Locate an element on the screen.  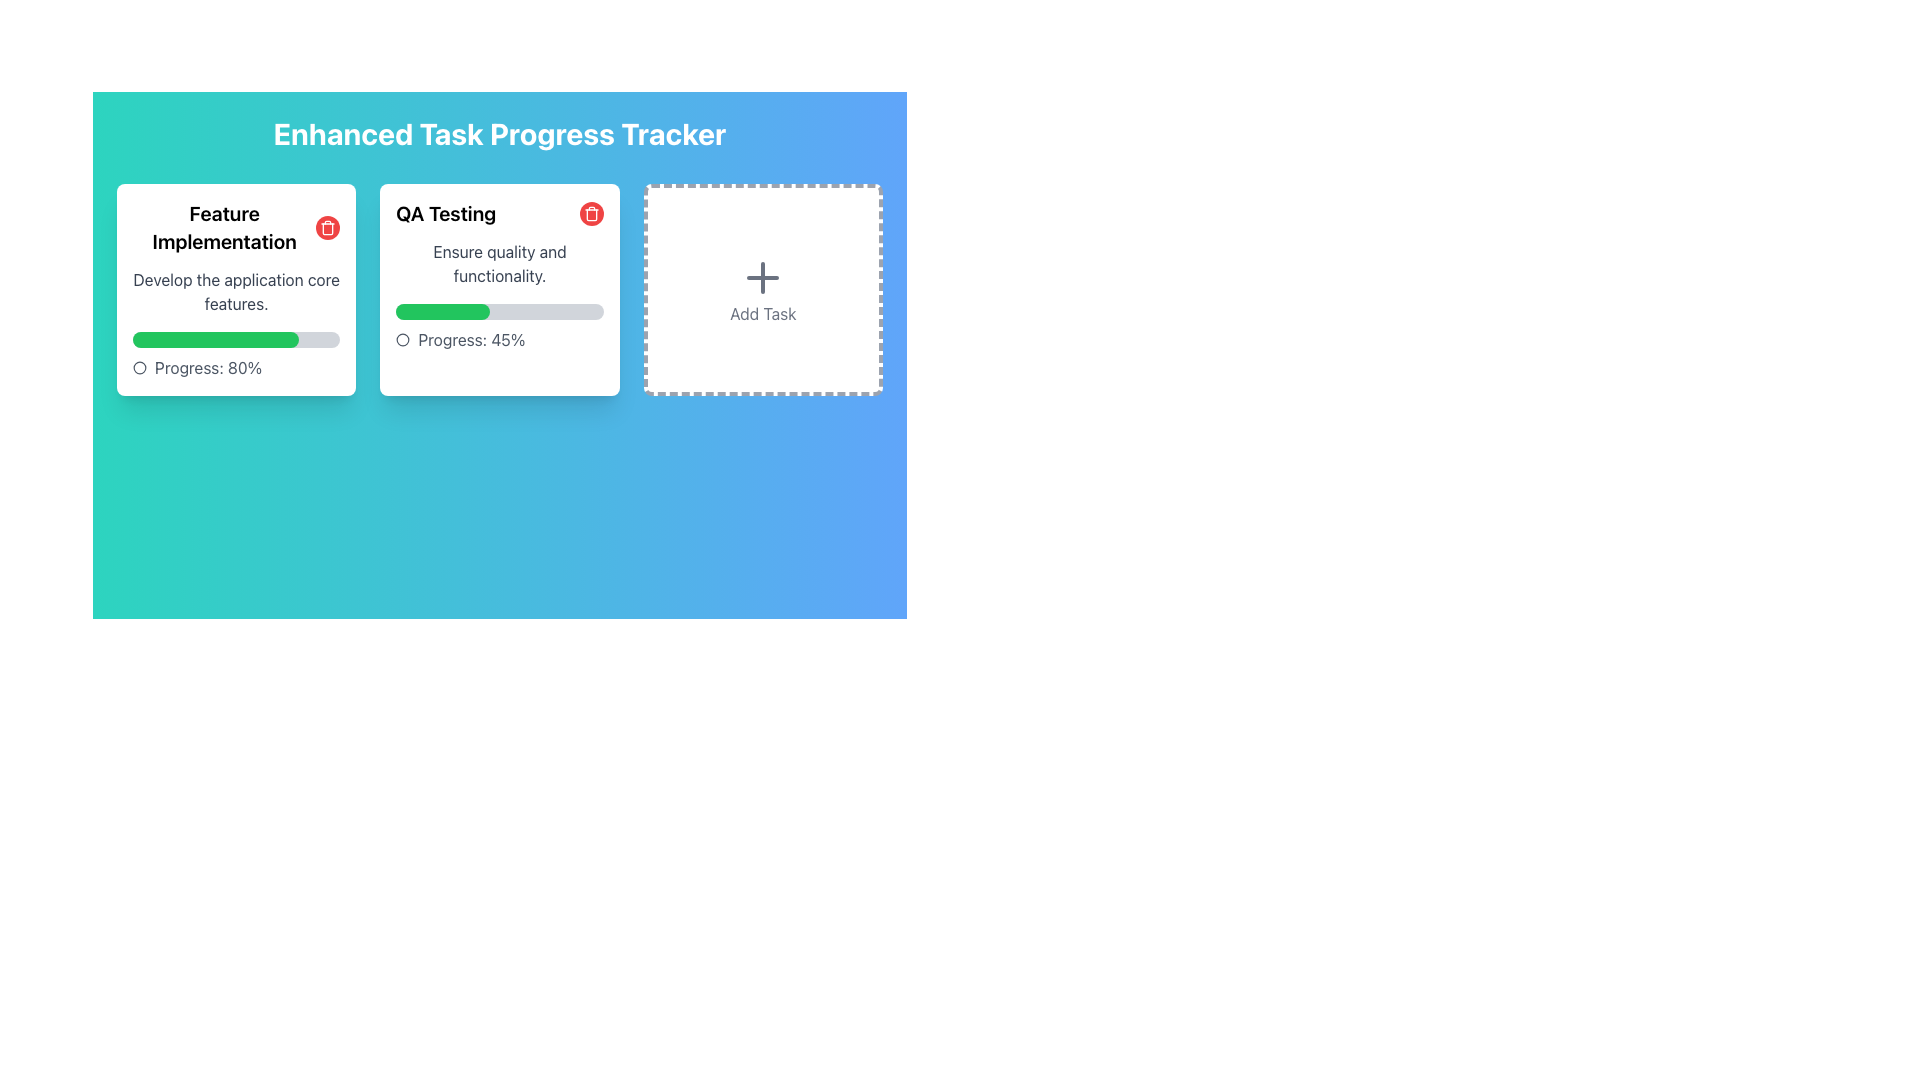
the text block that provides a description of the card's task or goal in the 'Feature Implementation' card layout is located at coordinates (236, 292).